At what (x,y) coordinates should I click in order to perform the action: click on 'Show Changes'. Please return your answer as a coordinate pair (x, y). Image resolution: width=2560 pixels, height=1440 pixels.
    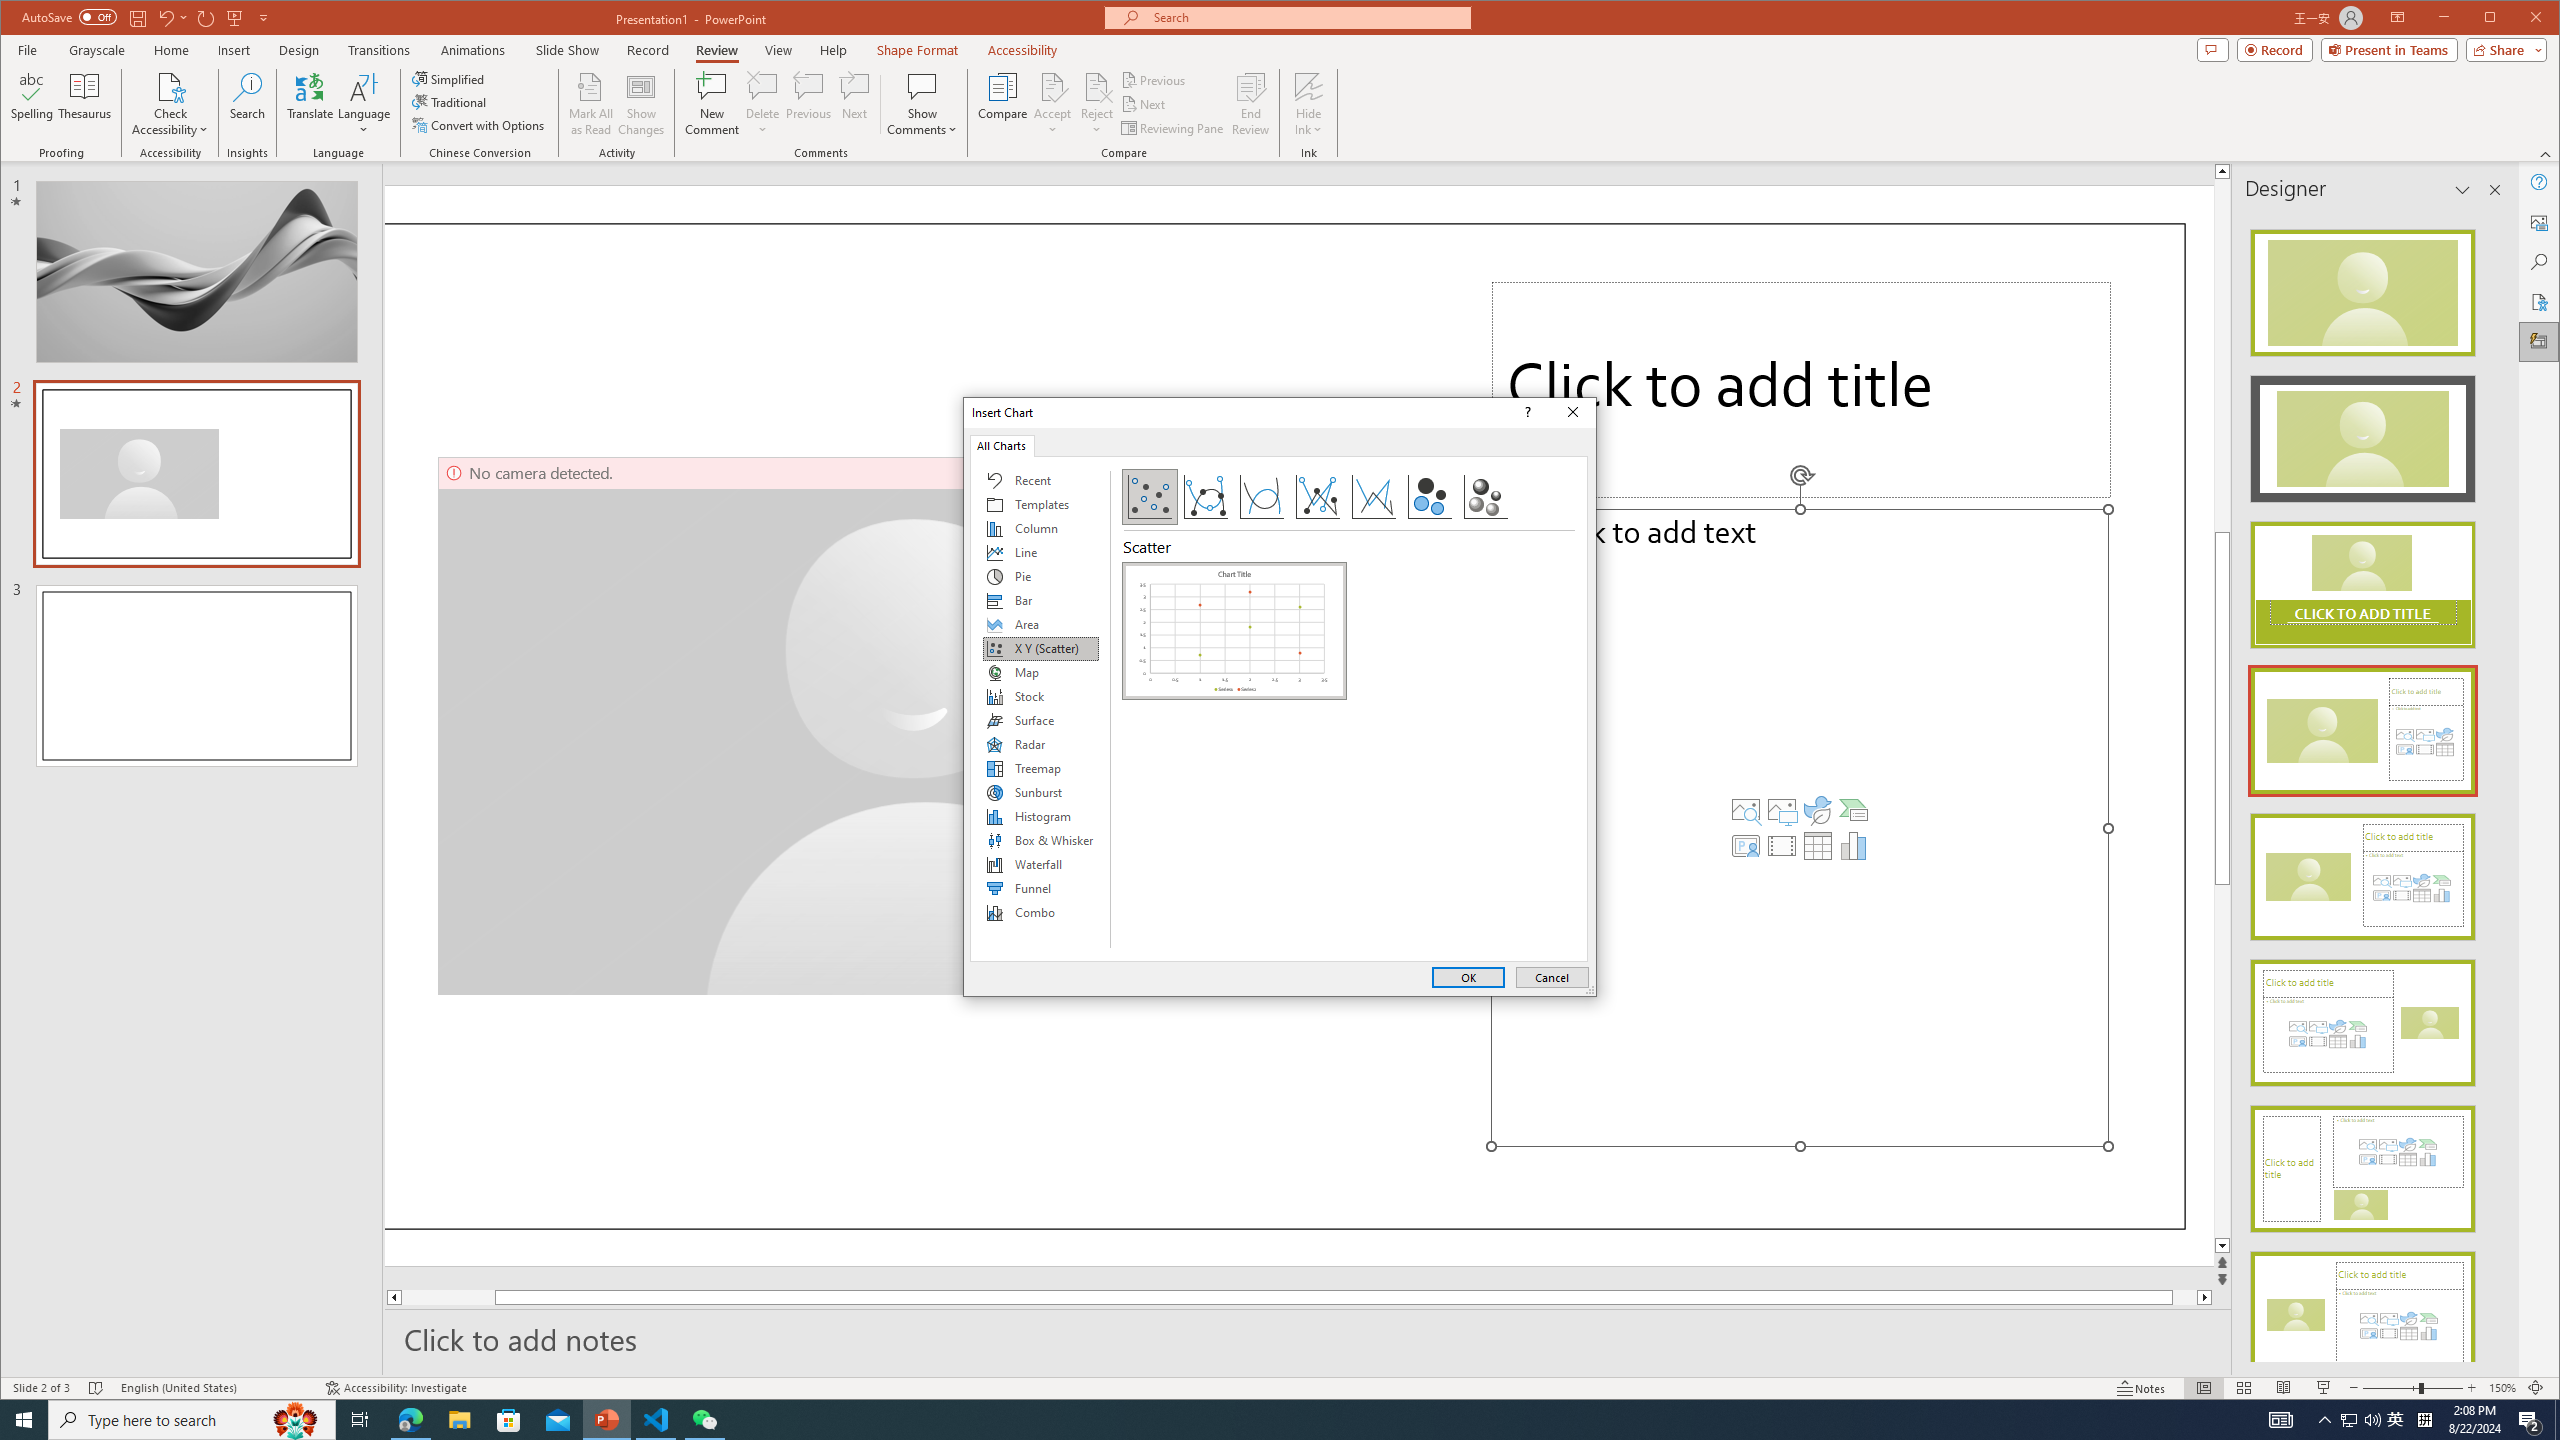
    Looking at the image, I should click on (641, 103).